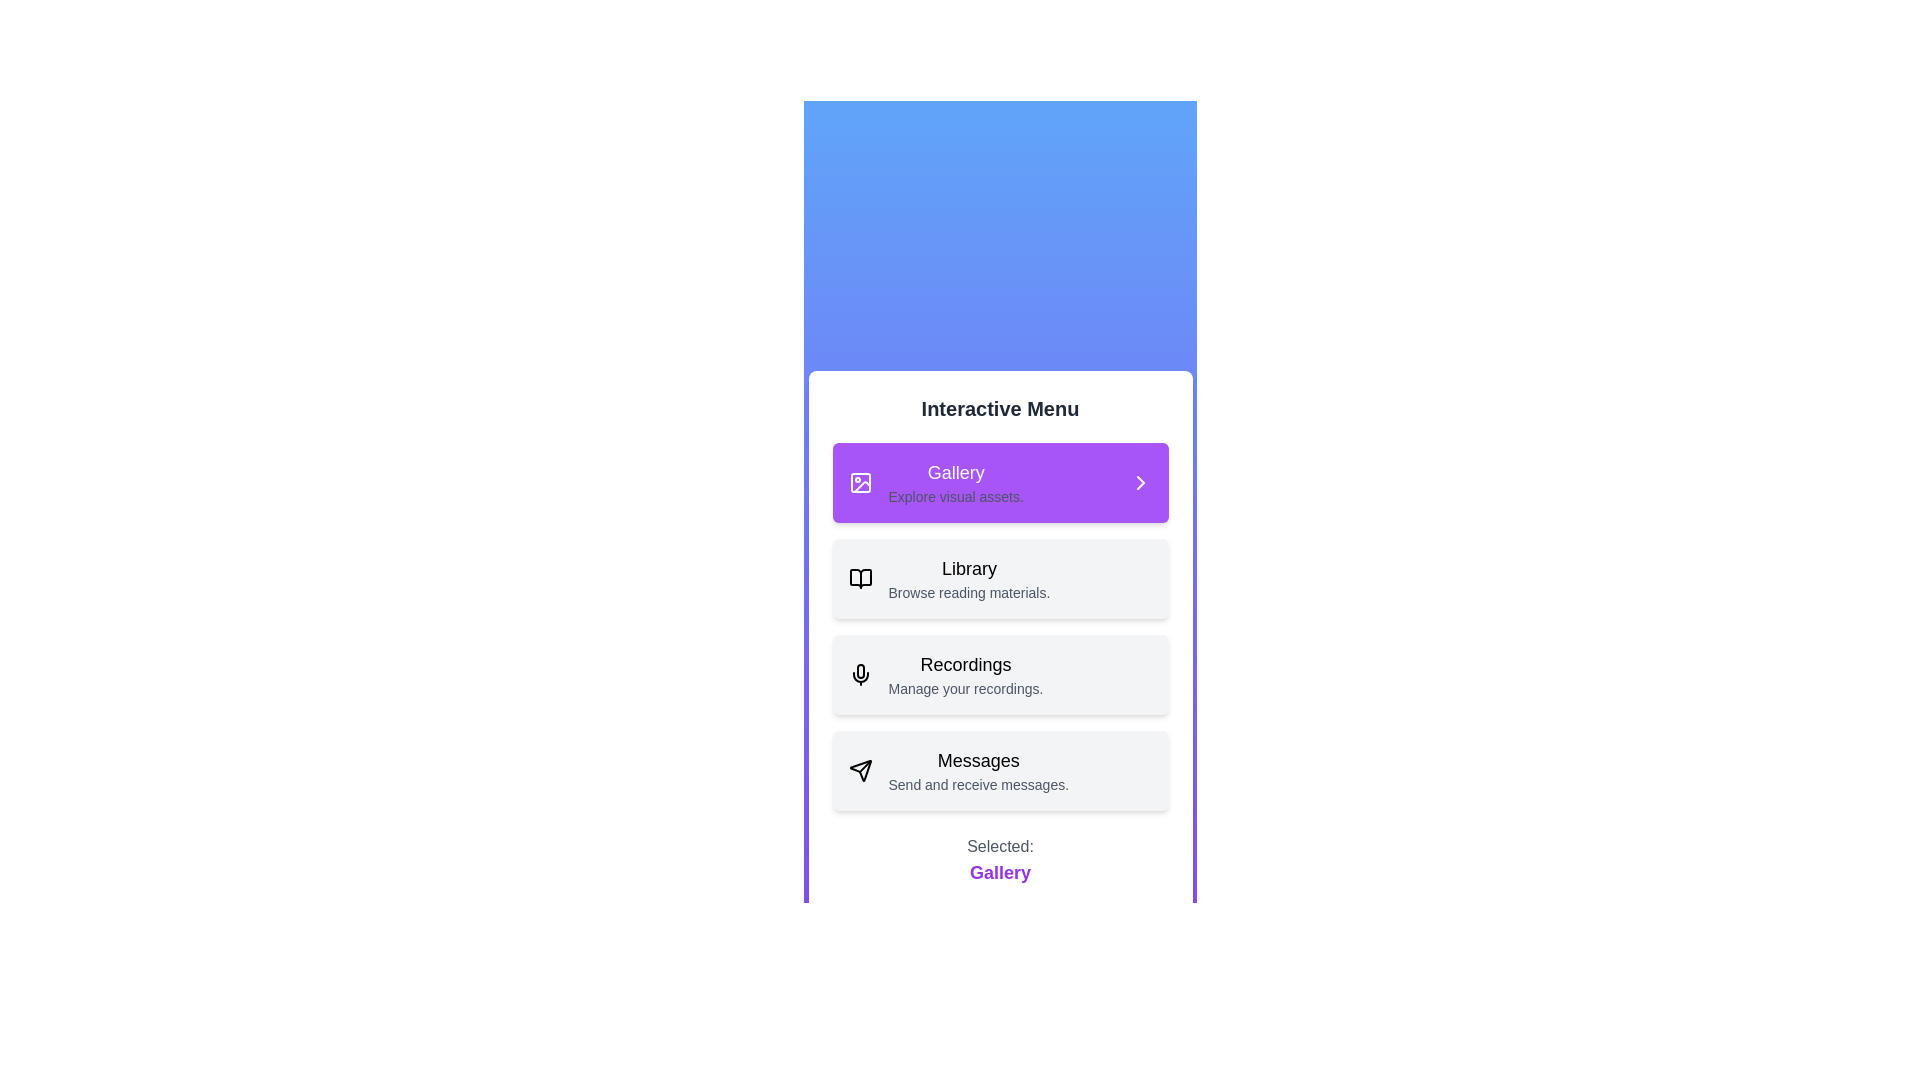  What do you see at coordinates (860, 578) in the screenshot?
I see `the icon of the list item labeled Library` at bounding box center [860, 578].